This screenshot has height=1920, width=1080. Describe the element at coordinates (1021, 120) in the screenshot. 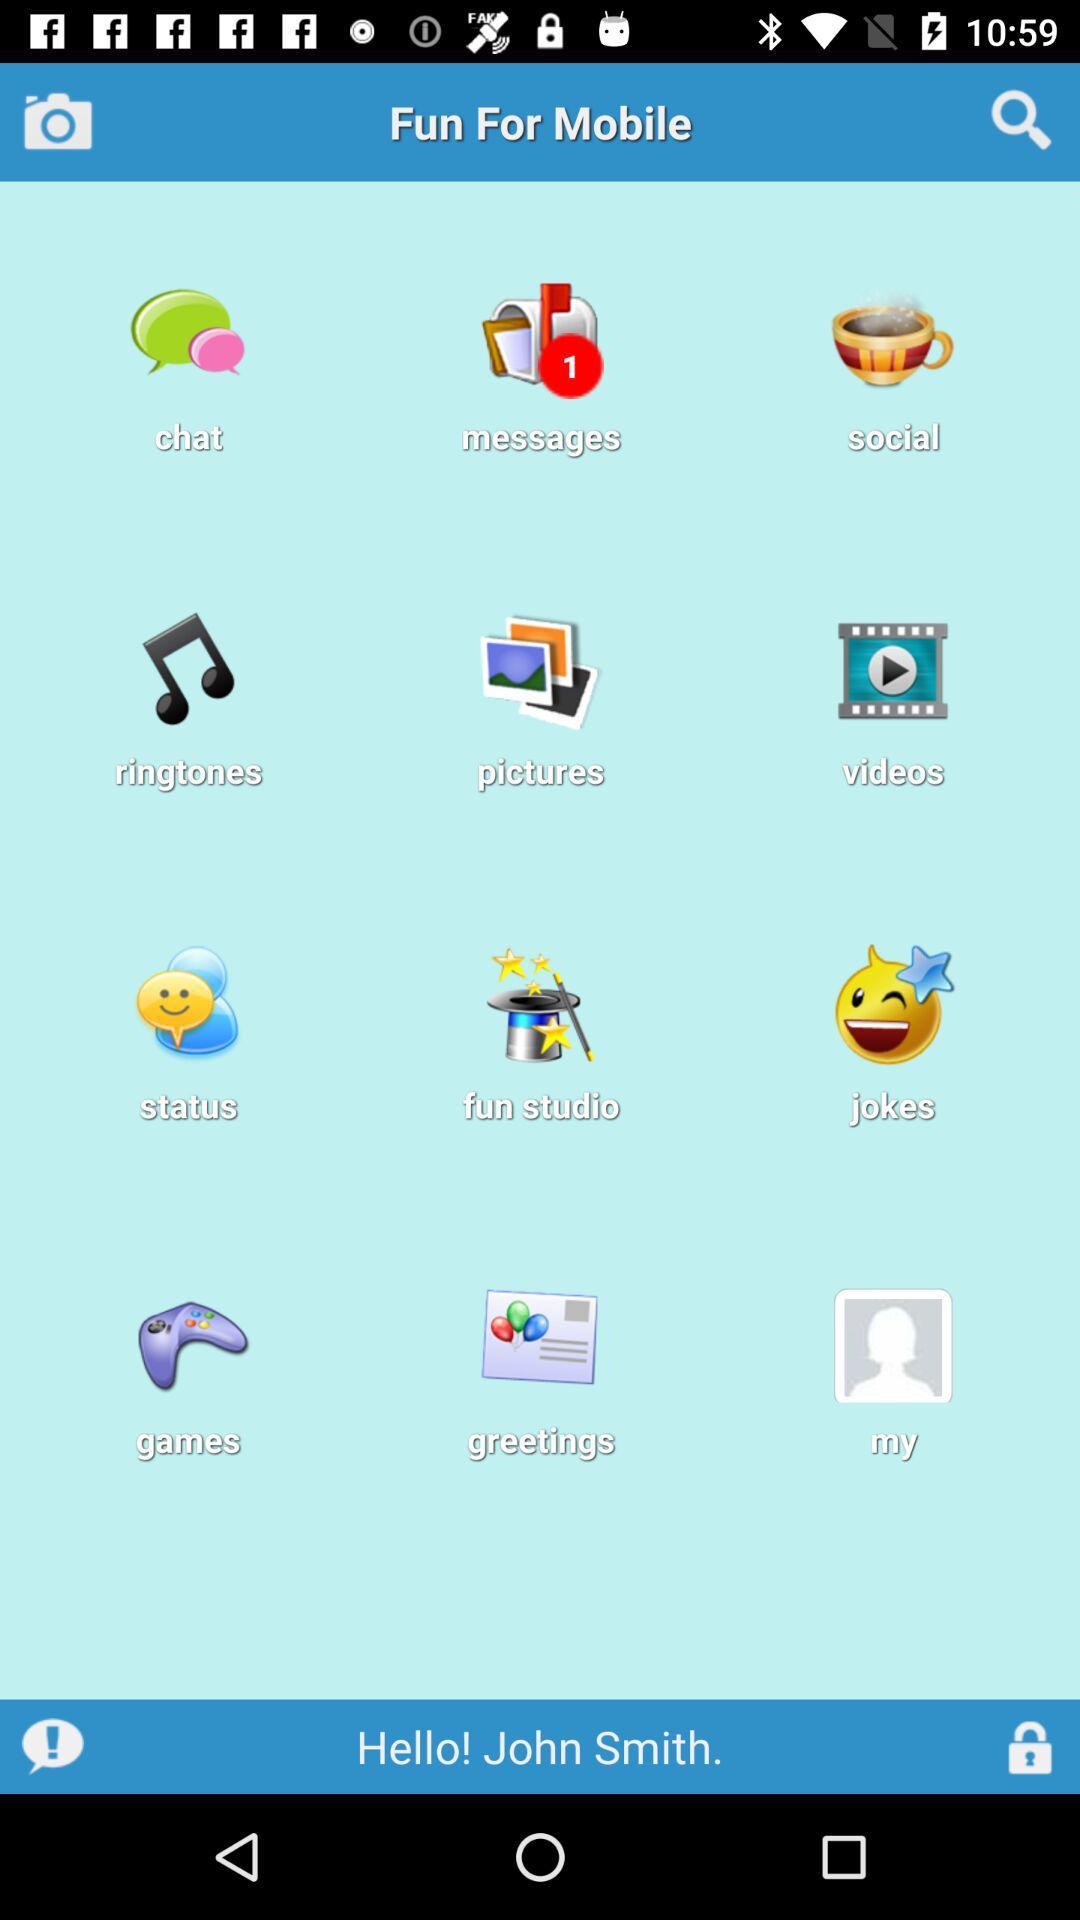

I see `the search icon` at that location.